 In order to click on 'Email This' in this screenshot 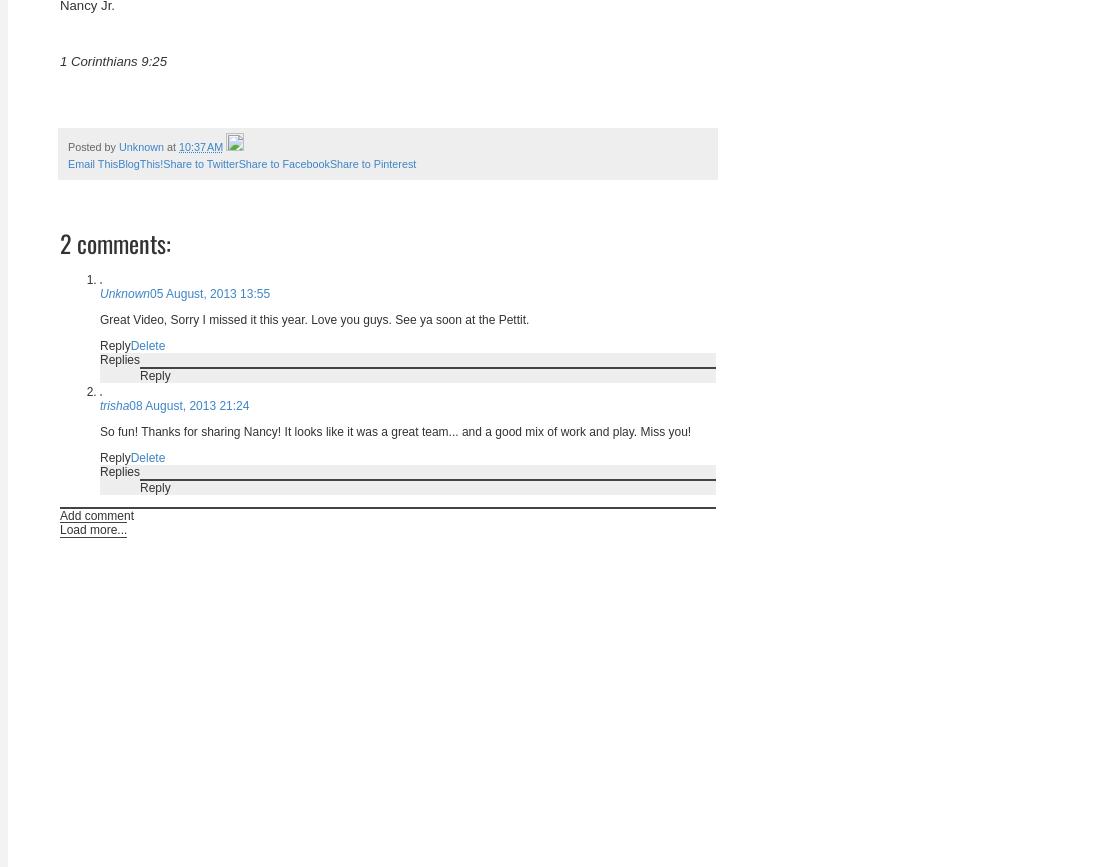, I will do `click(67, 164)`.